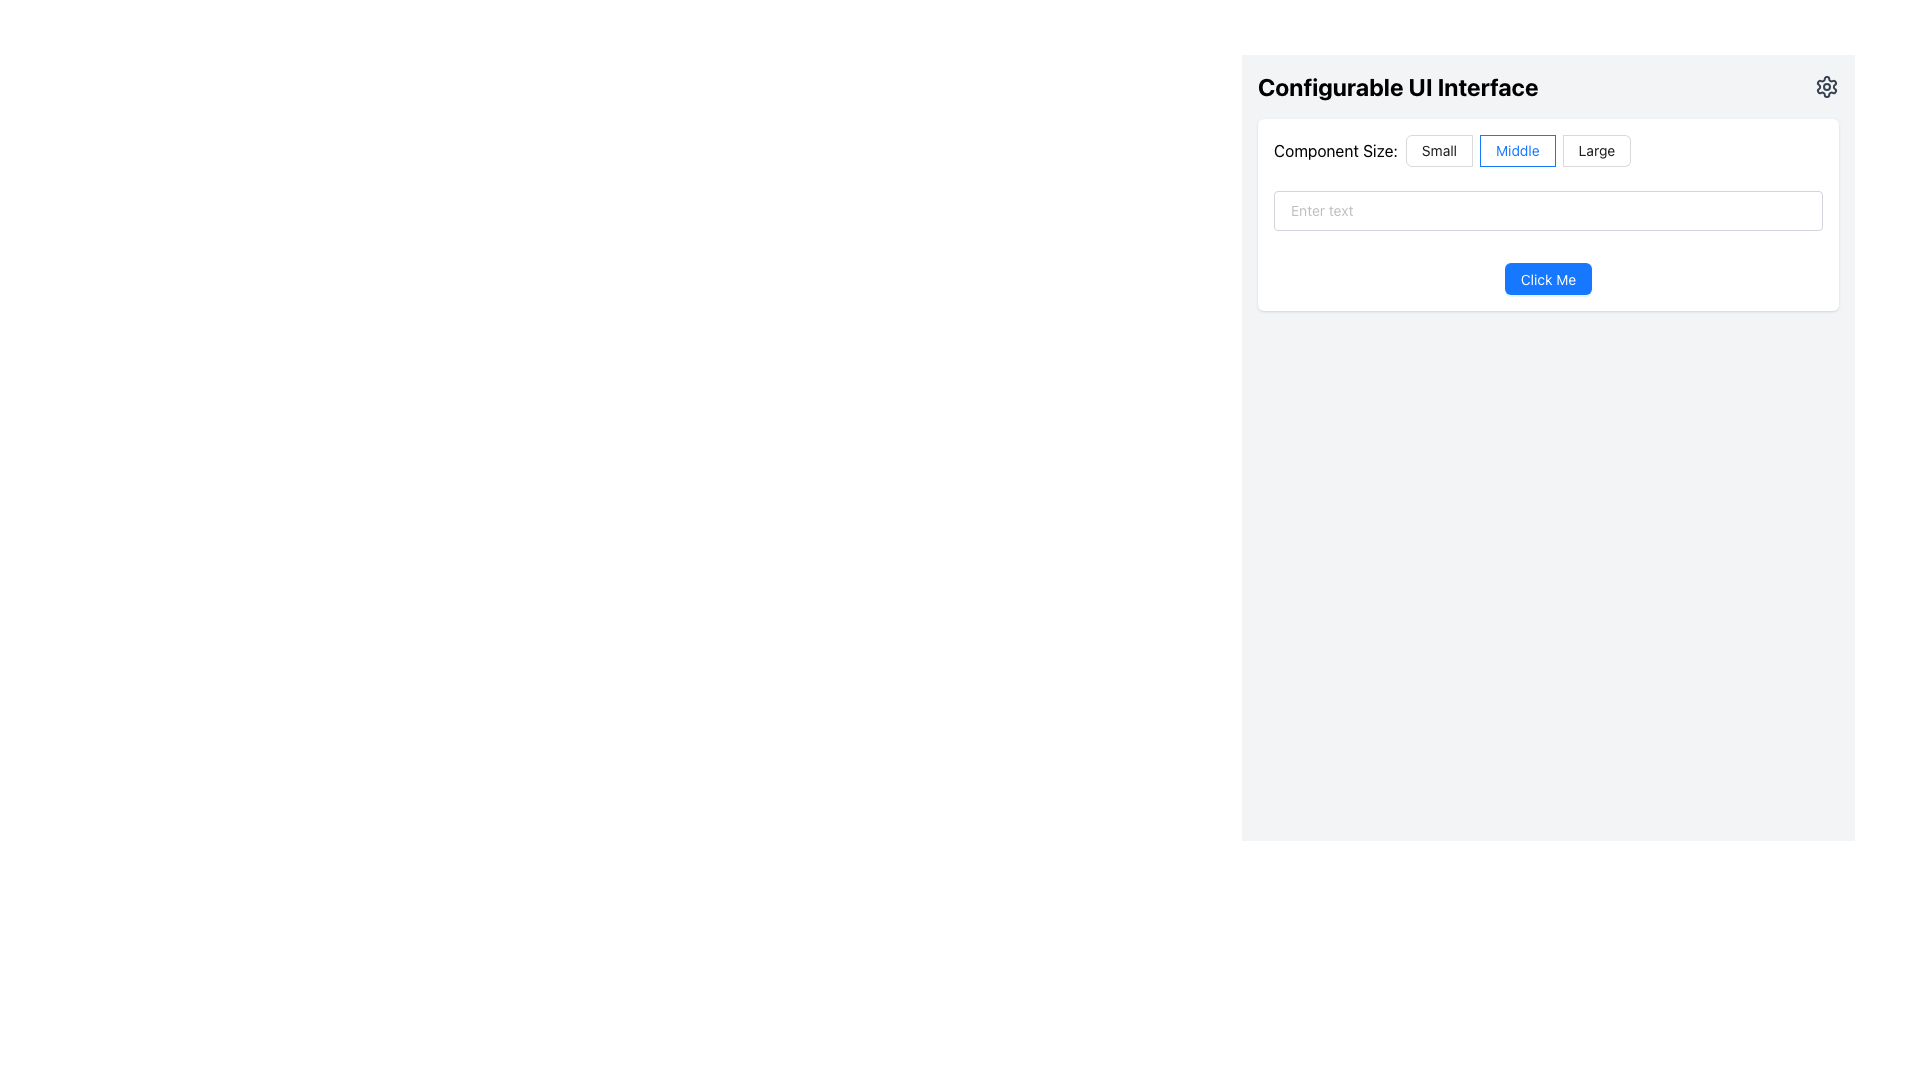 The height and width of the screenshot is (1080, 1920). Describe the element at coordinates (1517, 149) in the screenshot. I see `the 'Middle' radio button` at that location.